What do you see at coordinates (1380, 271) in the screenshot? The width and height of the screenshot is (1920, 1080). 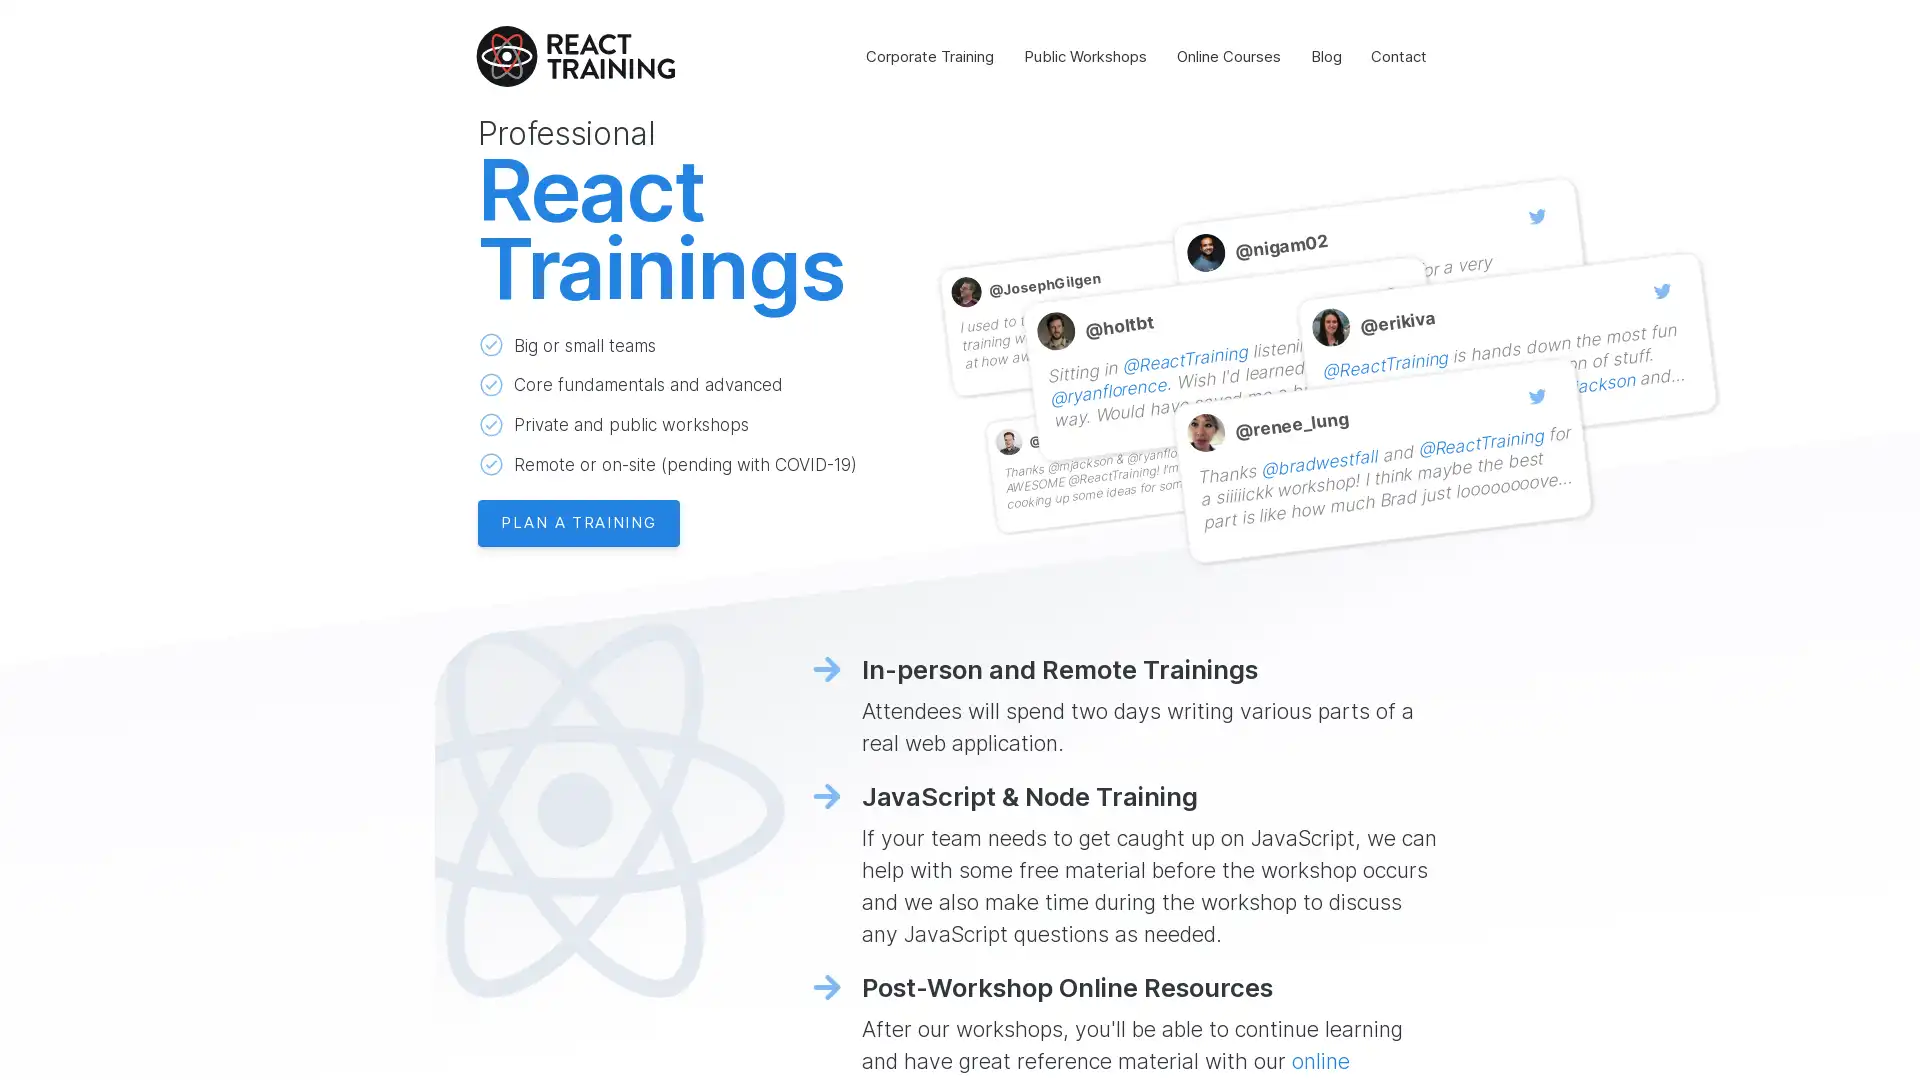 I see `Twitter Avatar for nigam02 @nigam02 @ReactTrainingThankyouforaveryinformativetrainingonReactHooks,itwasgoodonsomanypoints.YourtrainingwasinformativeandinteractivewhichgavememoreconfidencetouseReactHooksinmyfutureapplications.` at bounding box center [1380, 271].